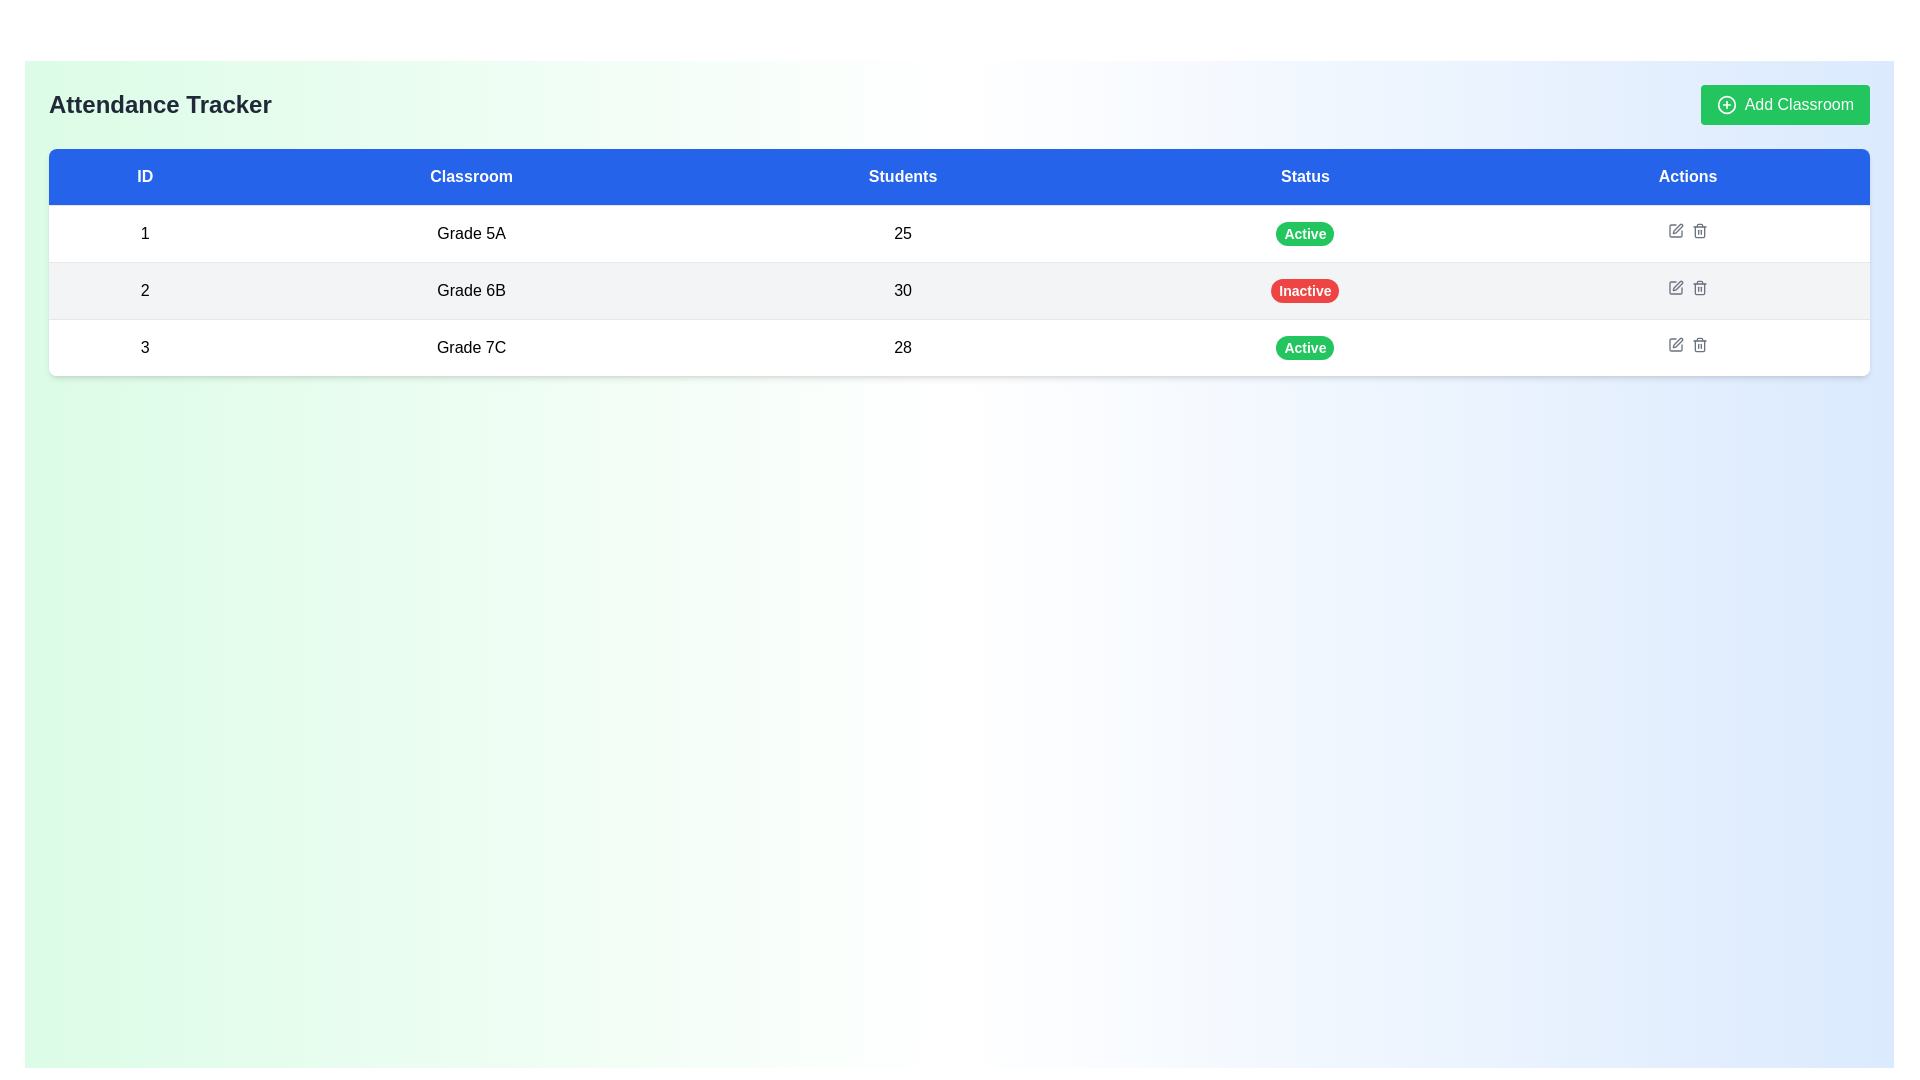 The image size is (1920, 1080). What do you see at coordinates (470, 290) in the screenshot?
I see `the Text label displaying the classroom identifier located in the second row of the table under the 'Classroom' column` at bounding box center [470, 290].